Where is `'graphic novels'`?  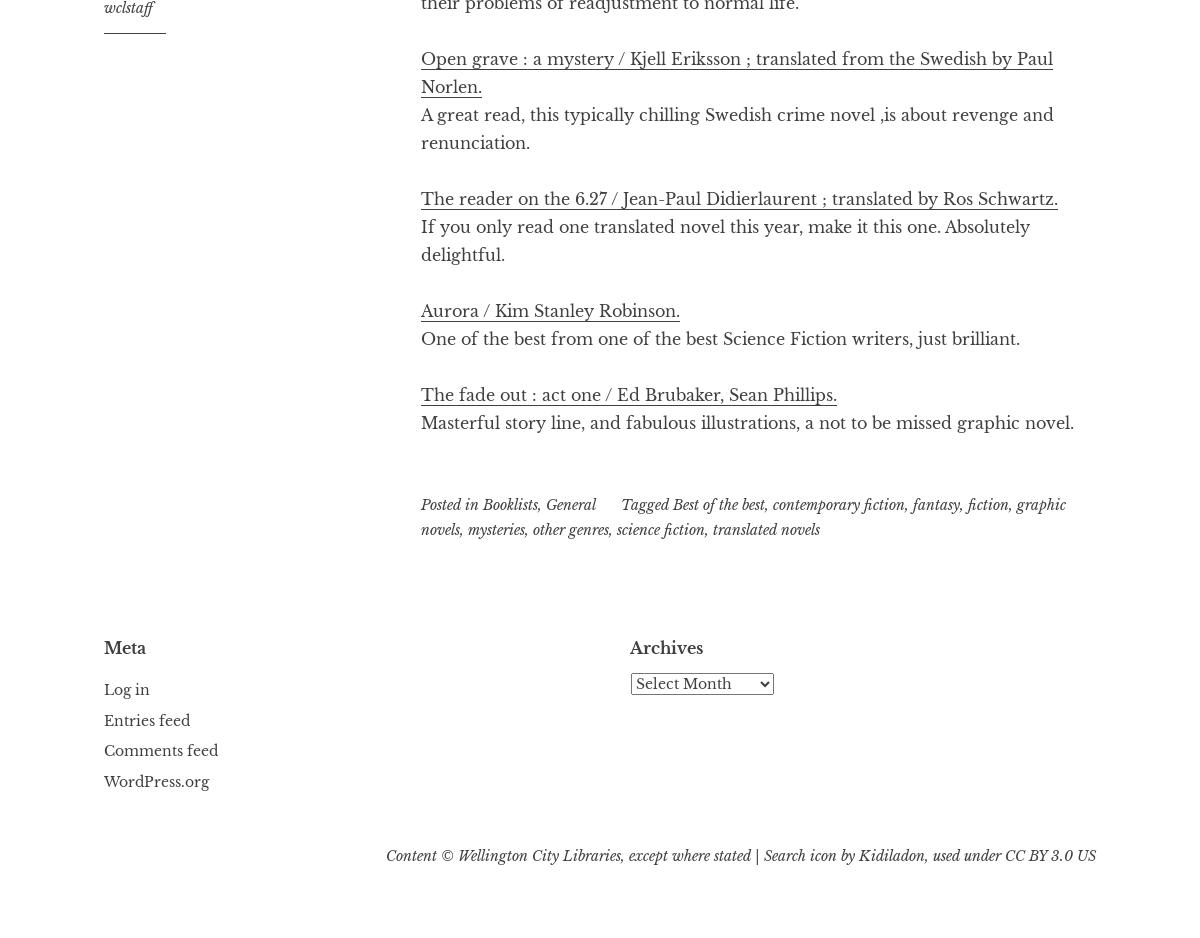
'graphic novels' is located at coordinates (743, 516).